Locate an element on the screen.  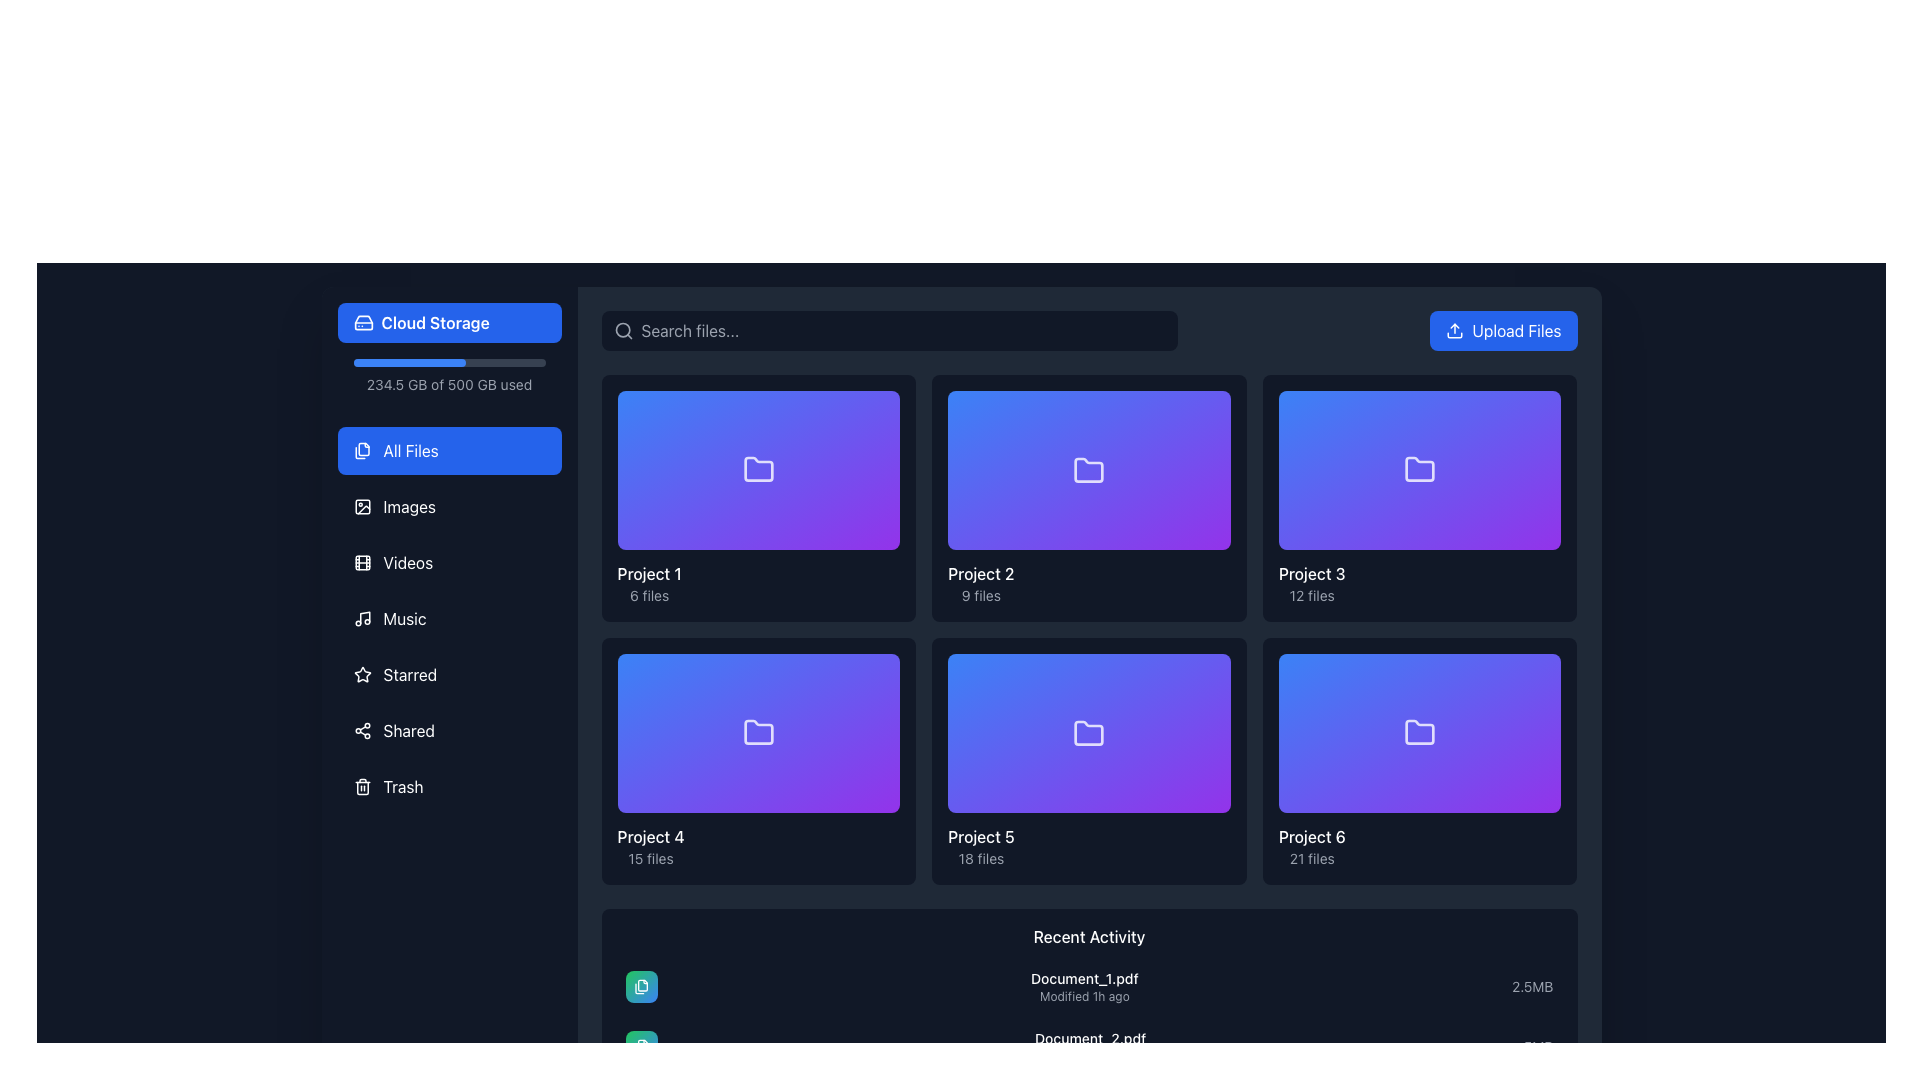
the folder icon representing 'Project 3' located in the third grid item of the second row in the content display section is located at coordinates (1419, 469).